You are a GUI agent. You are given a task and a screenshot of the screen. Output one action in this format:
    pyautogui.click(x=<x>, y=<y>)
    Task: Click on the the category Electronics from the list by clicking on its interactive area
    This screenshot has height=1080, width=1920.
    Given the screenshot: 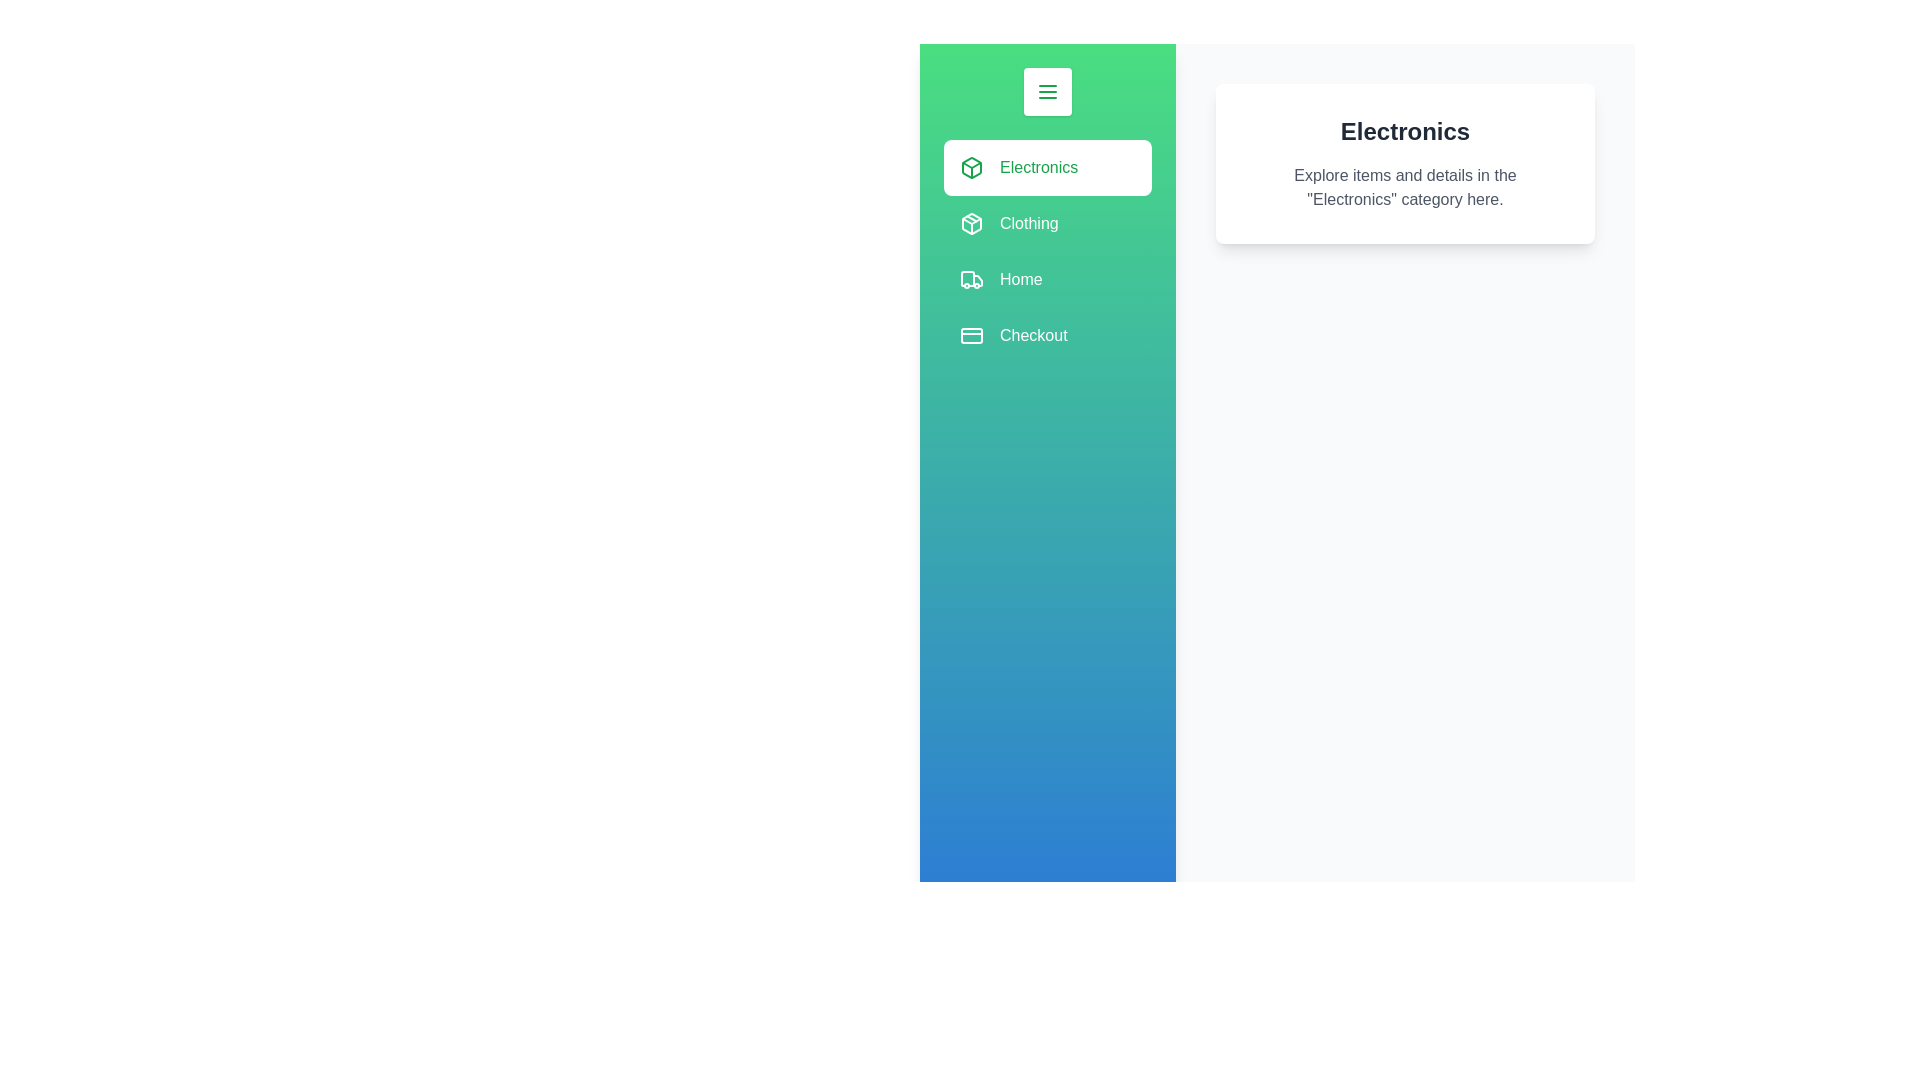 What is the action you would take?
    pyautogui.click(x=1046, y=167)
    